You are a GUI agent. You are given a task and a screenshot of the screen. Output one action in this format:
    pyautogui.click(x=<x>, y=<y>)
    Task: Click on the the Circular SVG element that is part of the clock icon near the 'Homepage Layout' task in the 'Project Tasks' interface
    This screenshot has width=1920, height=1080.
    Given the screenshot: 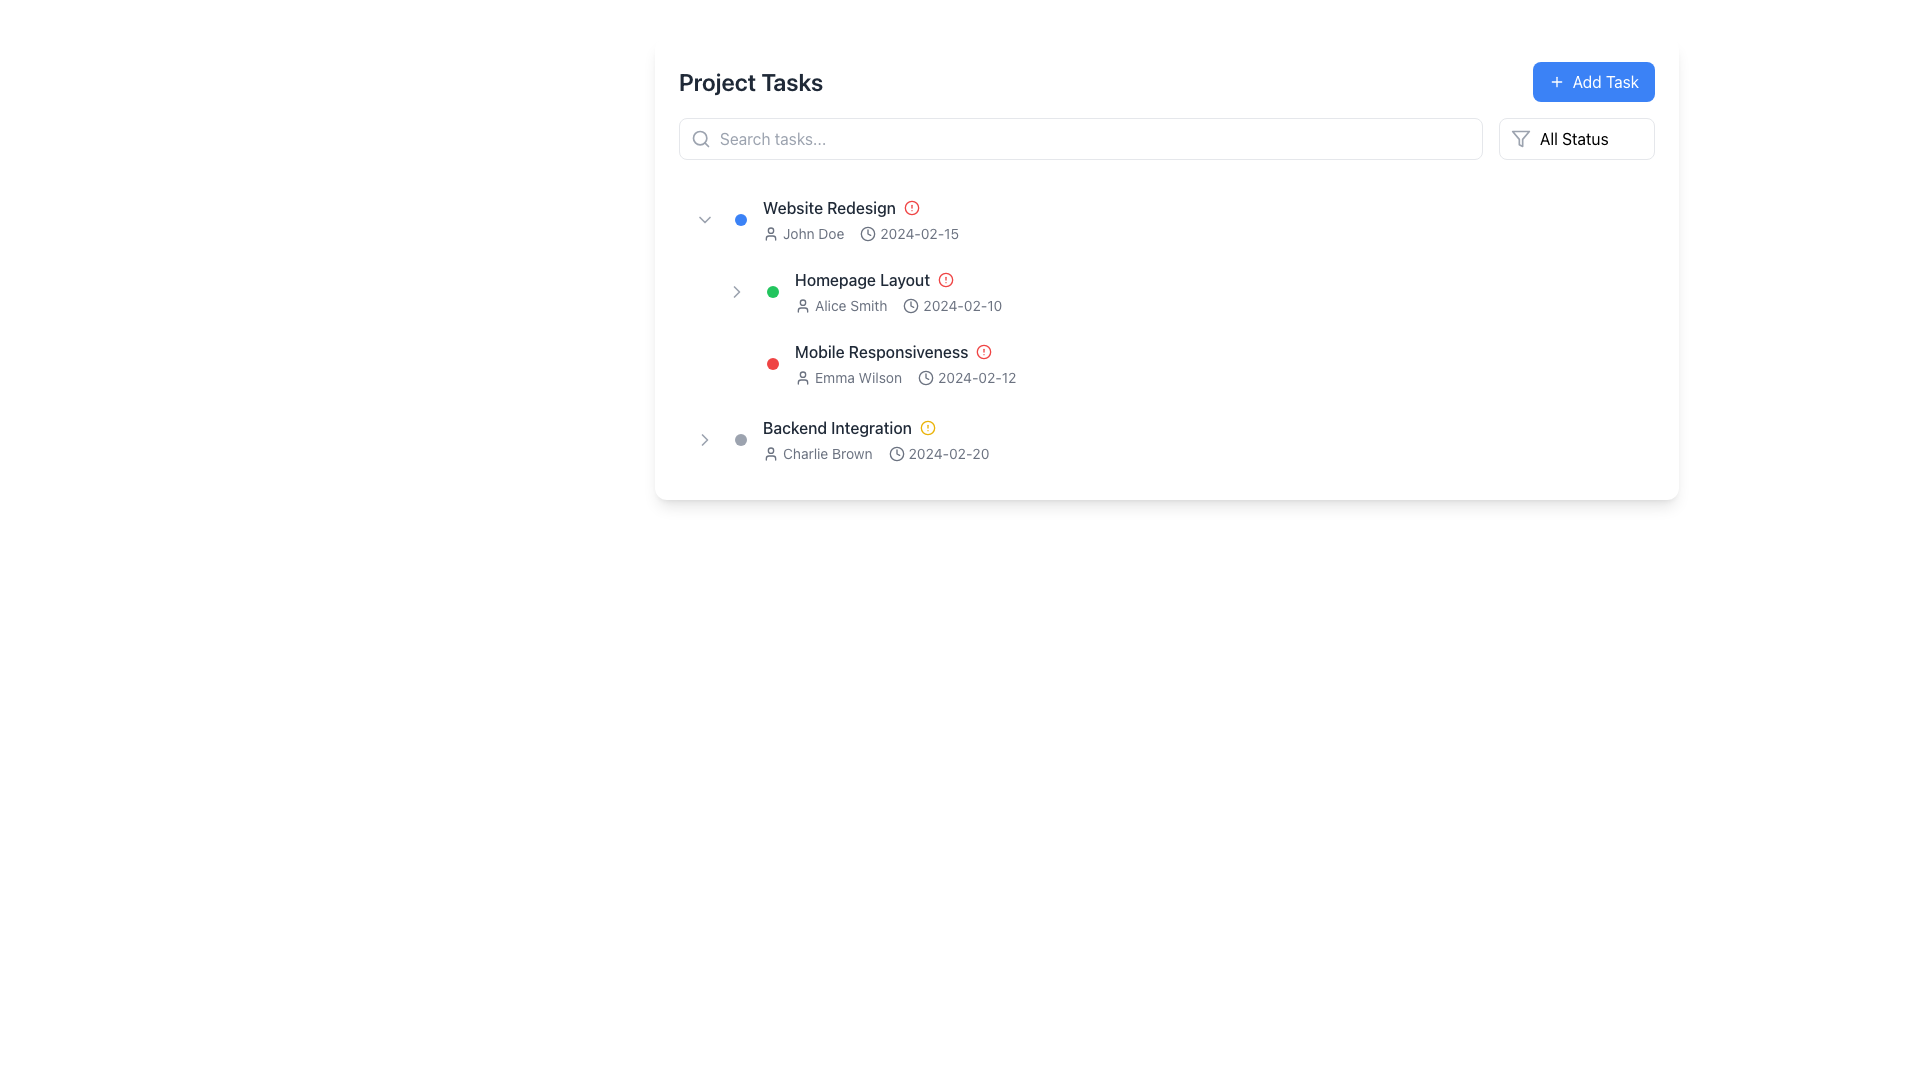 What is the action you would take?
    pyautogui.click(x=910, y=305)
    